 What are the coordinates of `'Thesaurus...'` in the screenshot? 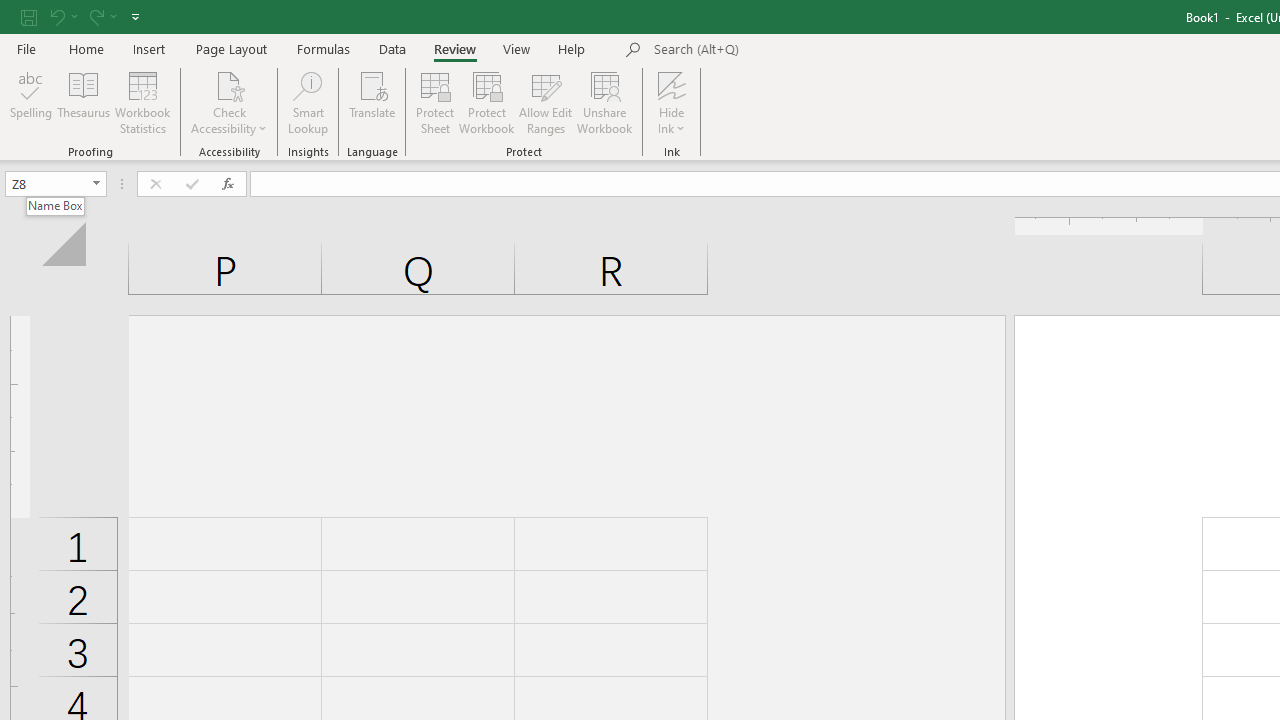 It's located at (82, 103).